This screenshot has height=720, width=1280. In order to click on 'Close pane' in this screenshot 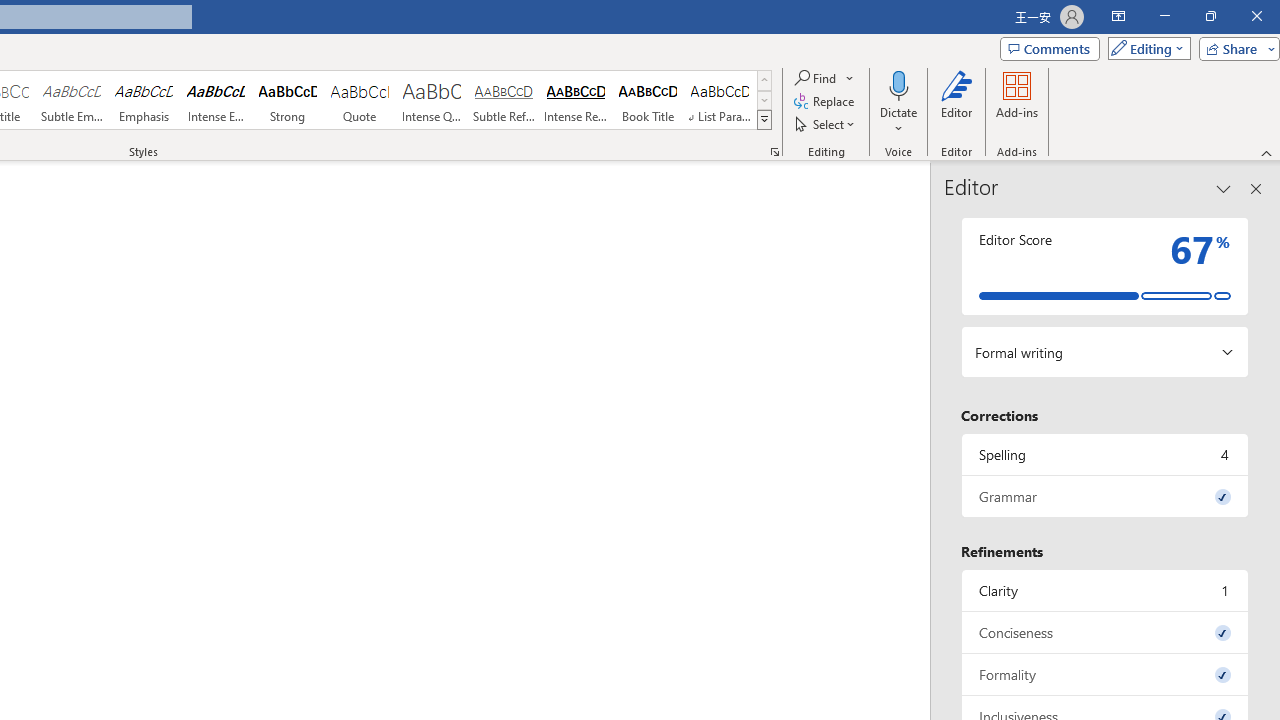, I will do `click(1255, 189)`.